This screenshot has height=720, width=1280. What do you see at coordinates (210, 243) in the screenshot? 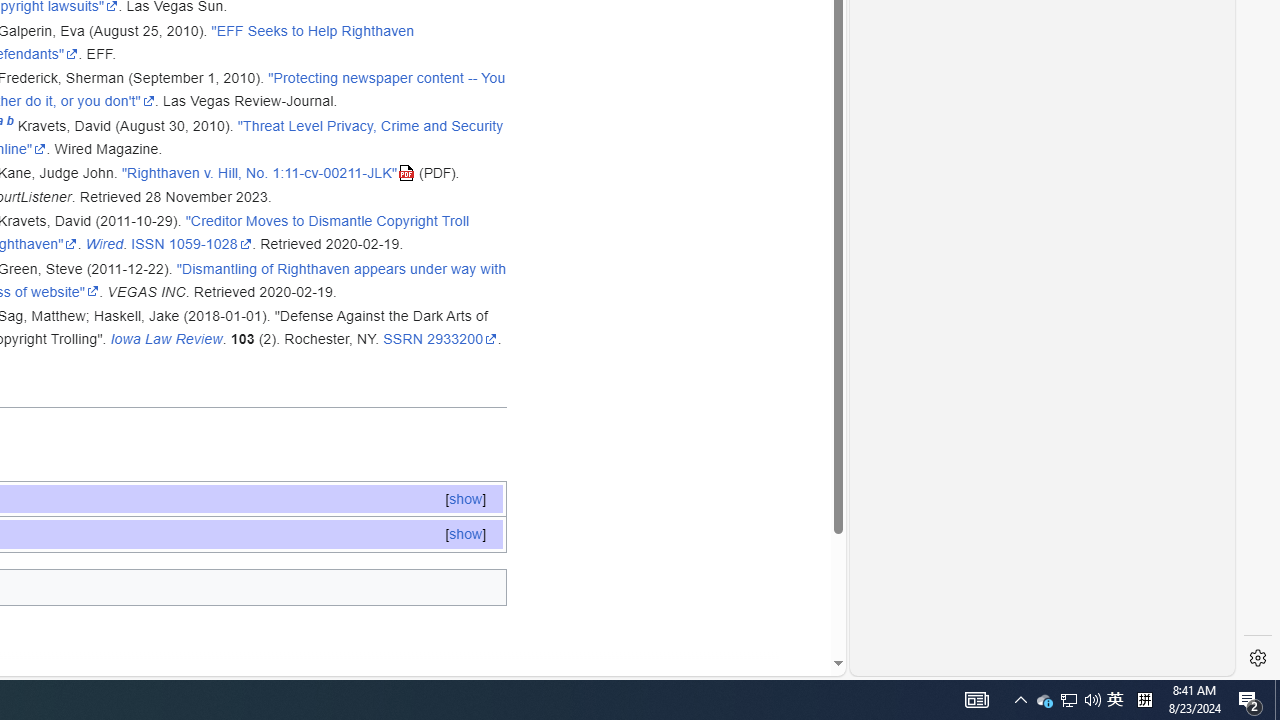
I see `'1059-1028'` at bounding box center [210, 243].